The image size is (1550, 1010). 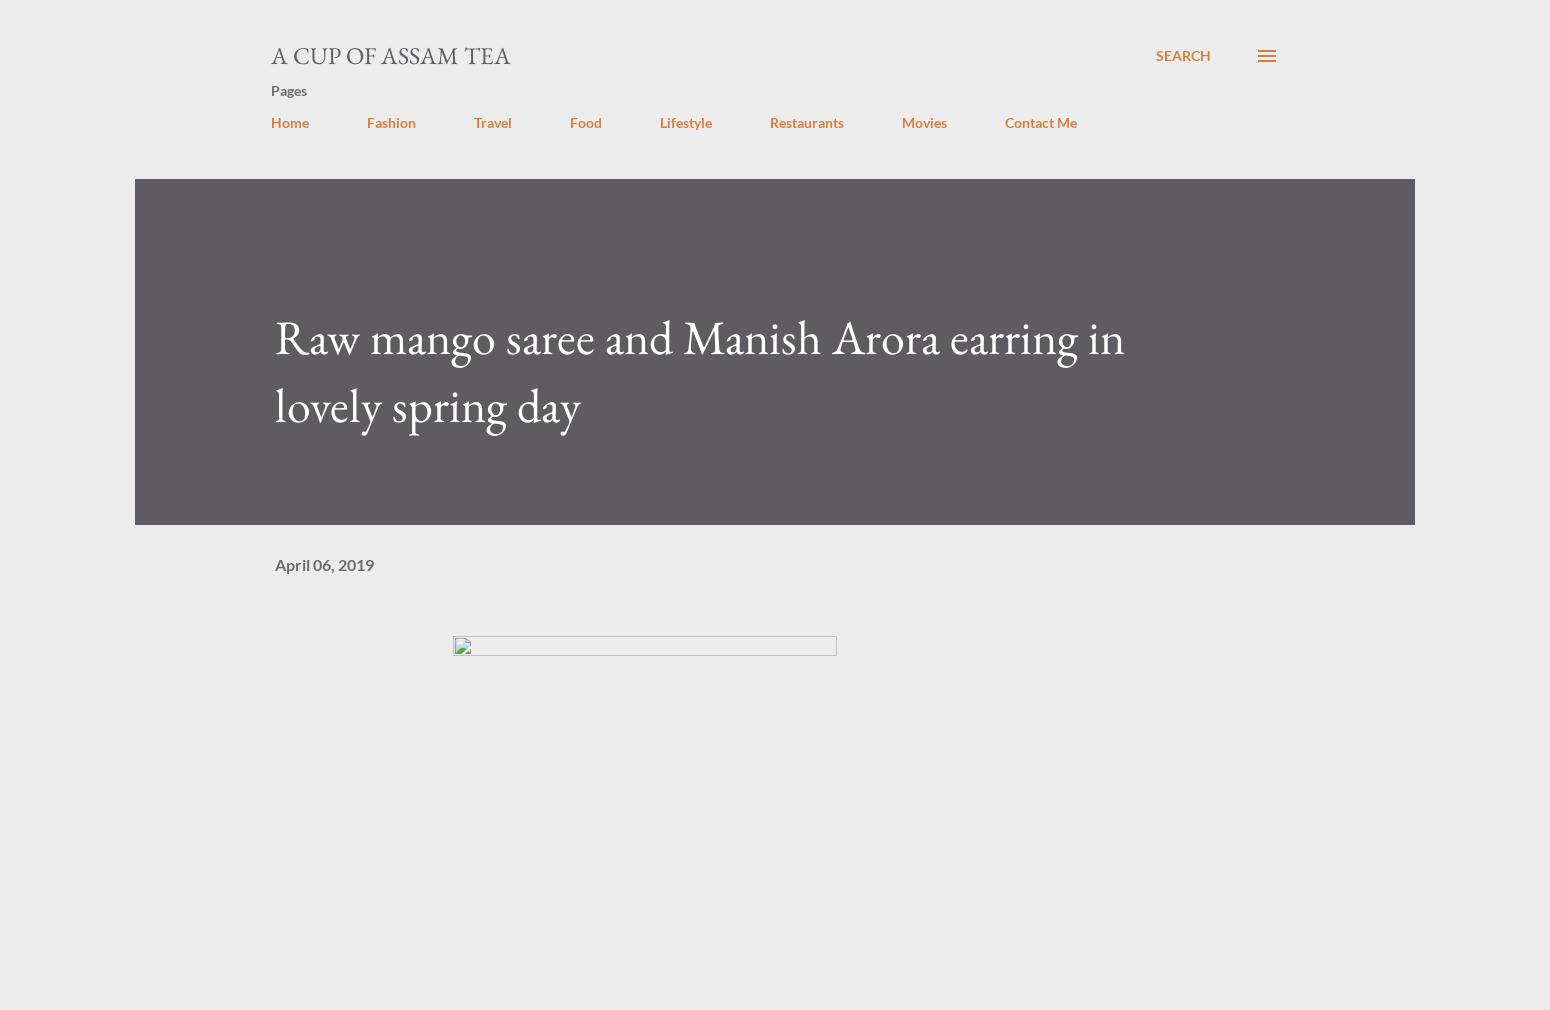 What do you see at coordinates (1146, 641) in the screenshot?
I see `'Share'` at bounding box center [1146, 641].